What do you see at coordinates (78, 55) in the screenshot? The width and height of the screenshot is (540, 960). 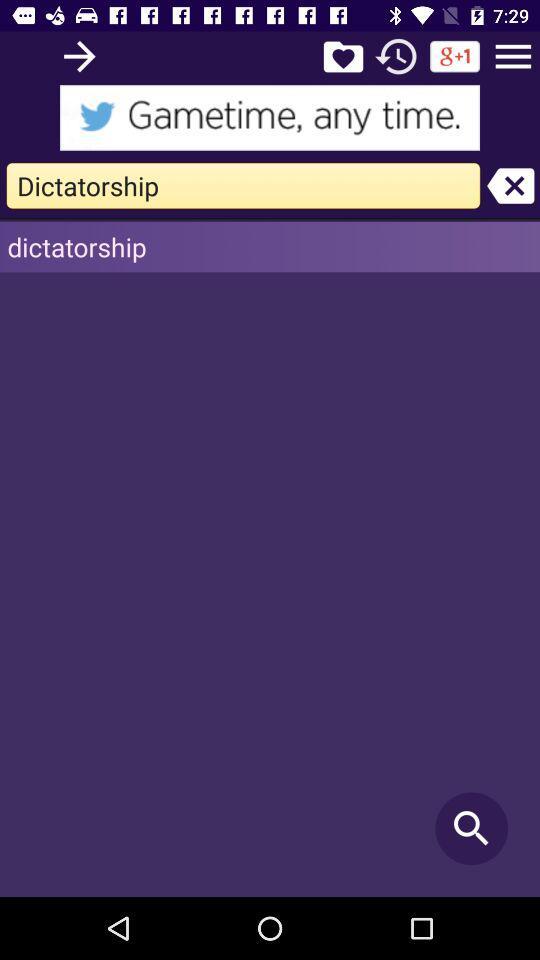 I see `the arrow_forward icon` at bounding box center [78, 55].